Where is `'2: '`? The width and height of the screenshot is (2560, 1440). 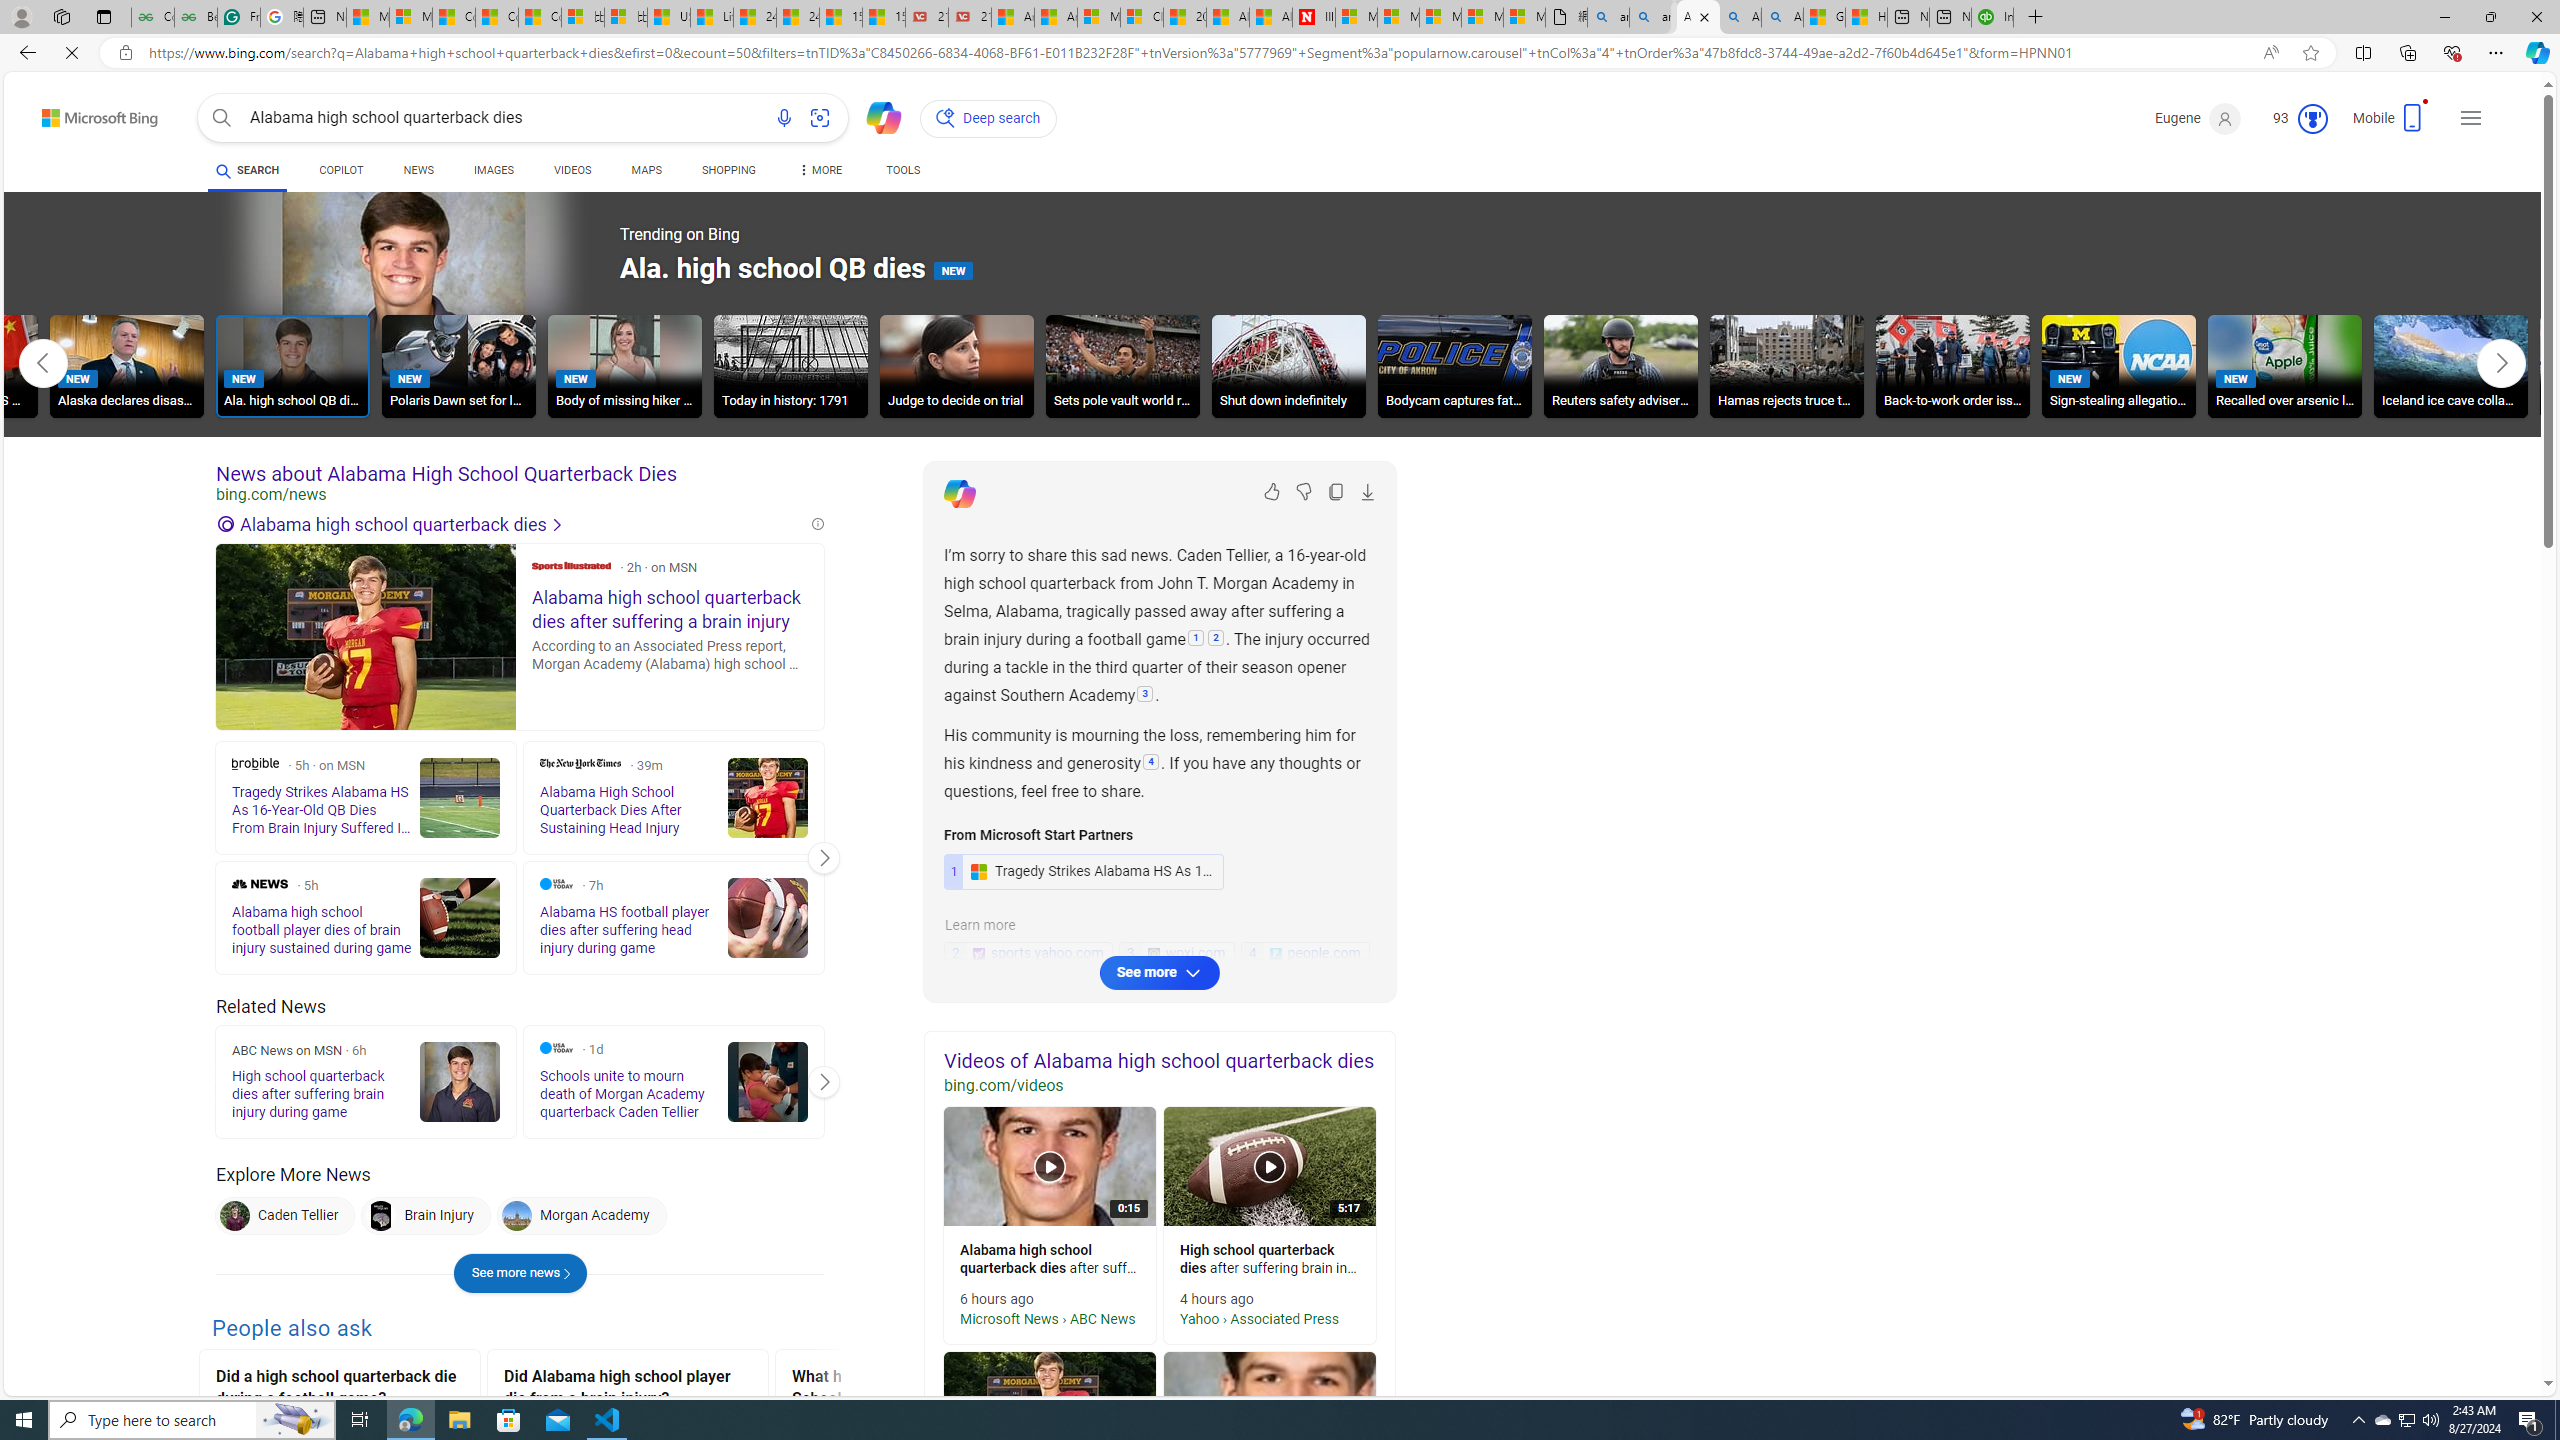
'2: ' is located at coordinates (1215, 639).